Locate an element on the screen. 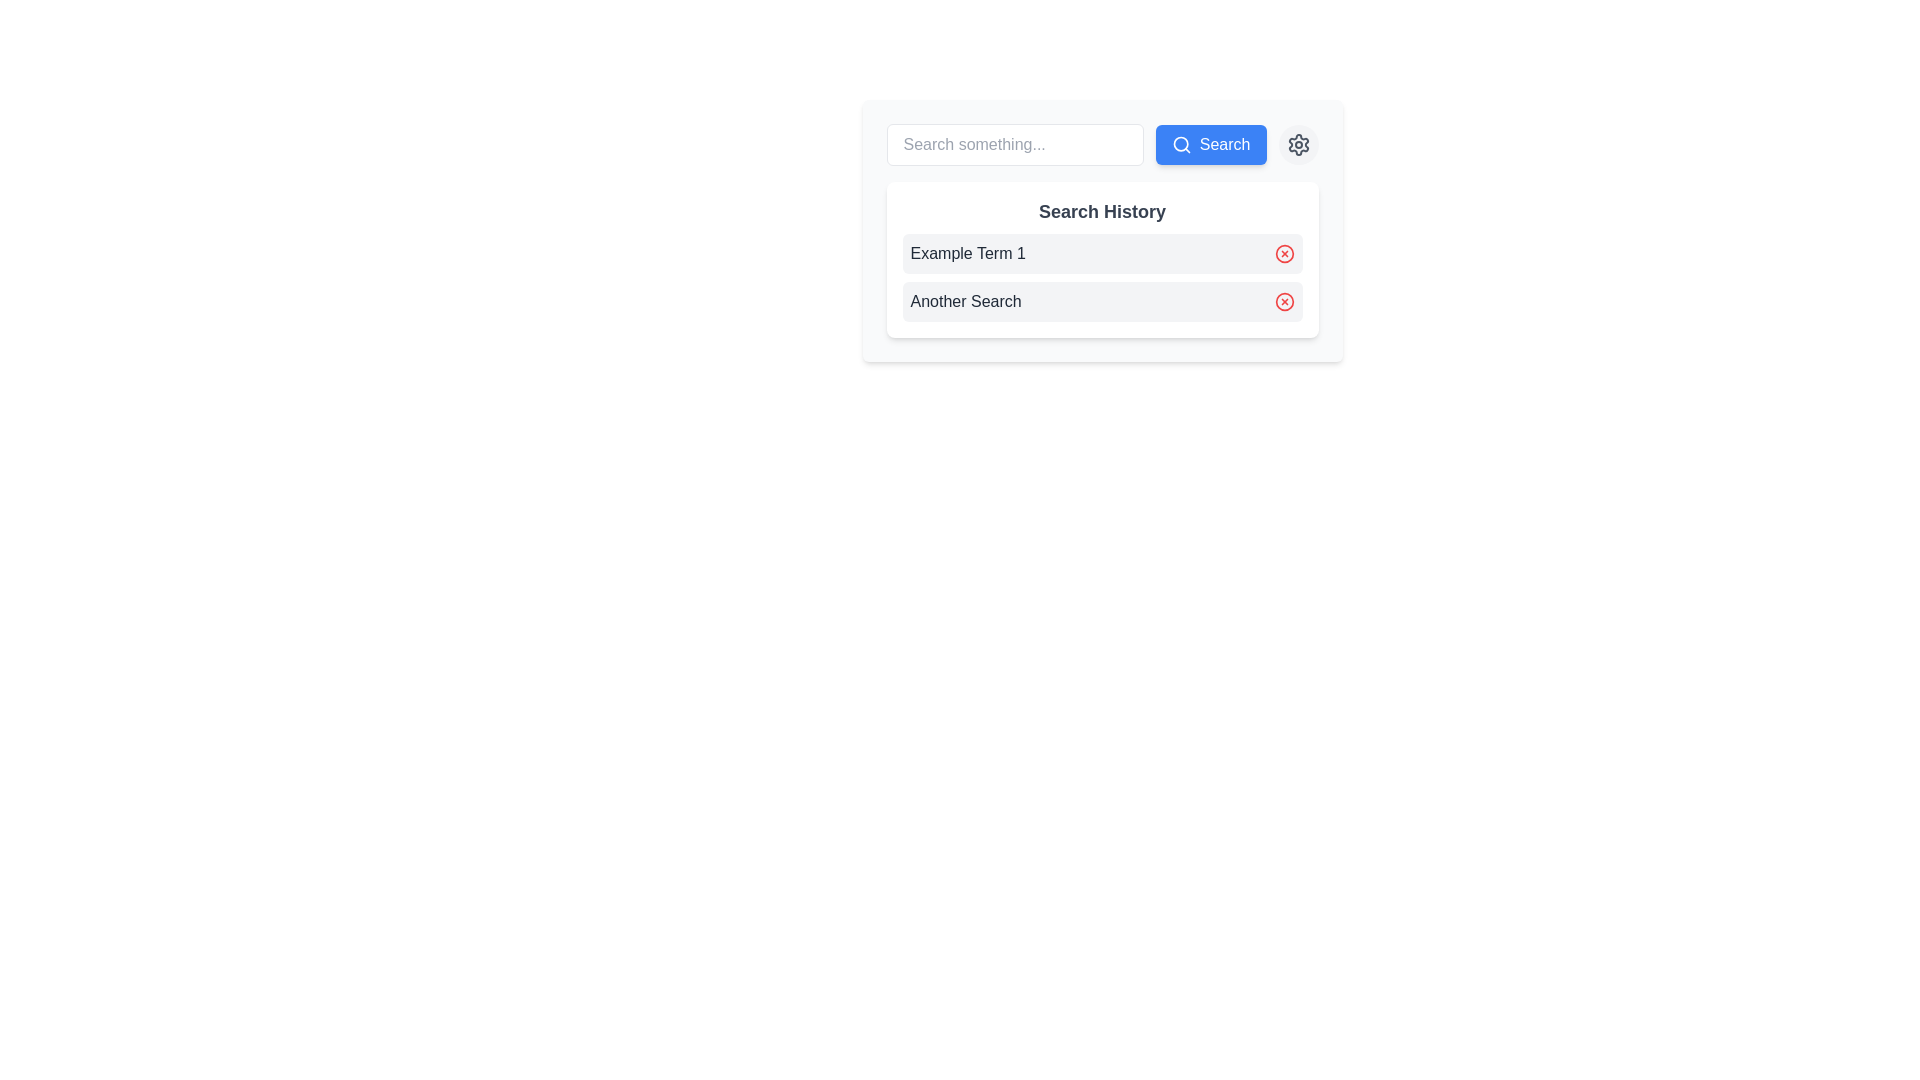 The height and width of the screenshot is (1080, 1920). text label indicating the purpose of the content below it, which relates to search history, located at the top of the card-like section is located at coordinates (1101, 212).